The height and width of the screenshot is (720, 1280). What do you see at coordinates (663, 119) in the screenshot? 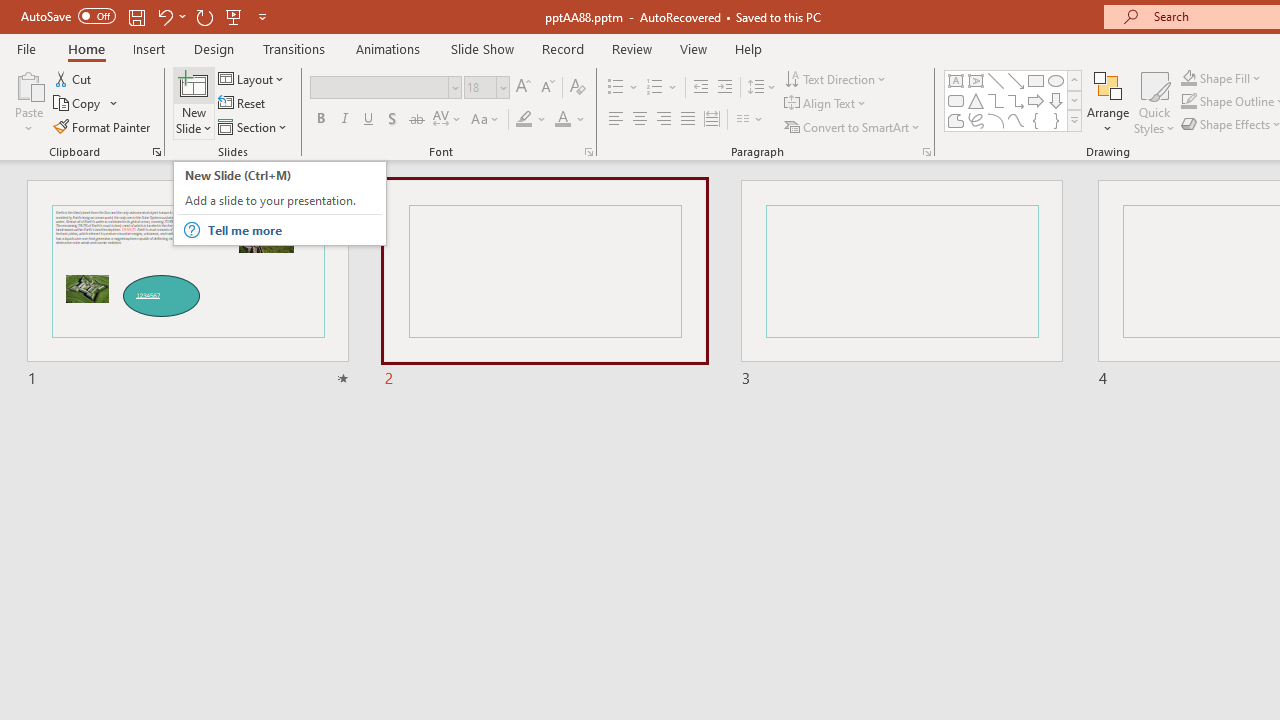
I see `'Align Right'` at bounding box center [663, 119].